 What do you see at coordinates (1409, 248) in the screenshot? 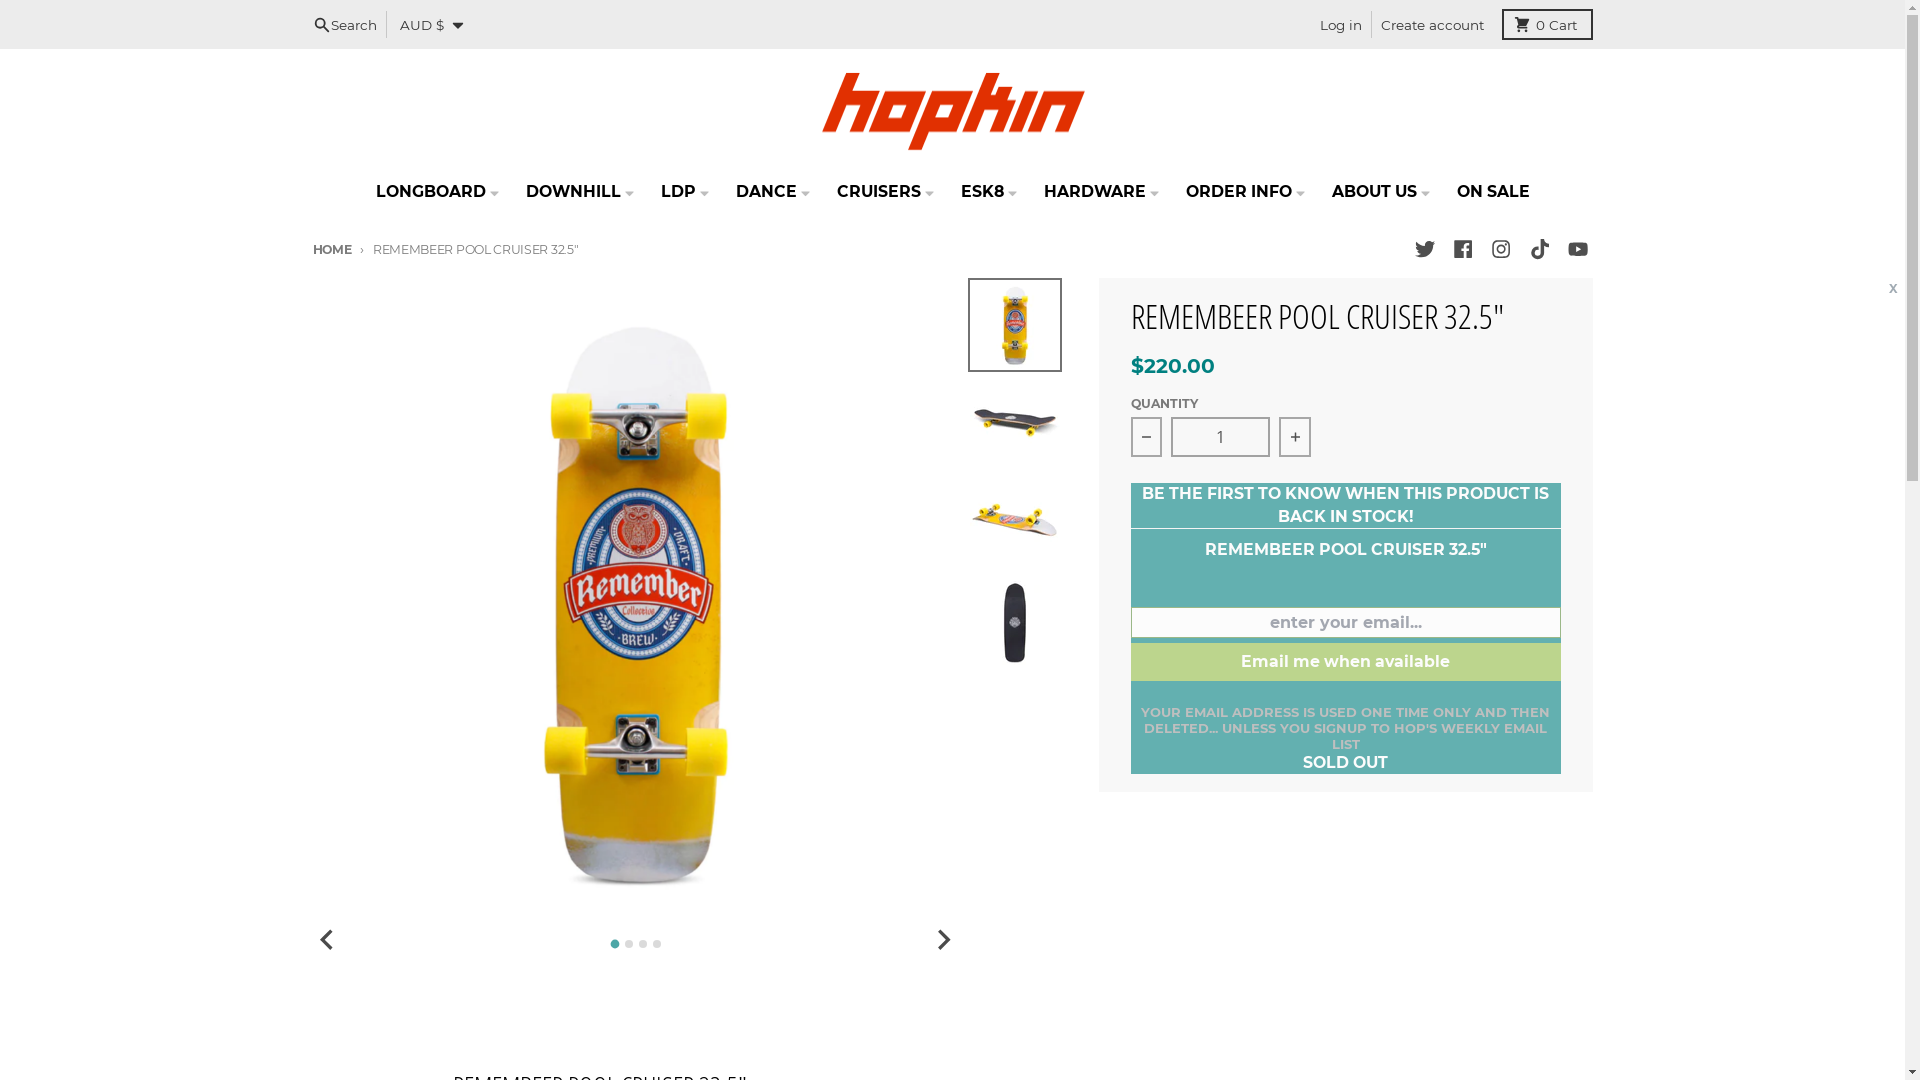
I see `'Twitter - Hopkin Skate'` at bounding box center [1409, 248].